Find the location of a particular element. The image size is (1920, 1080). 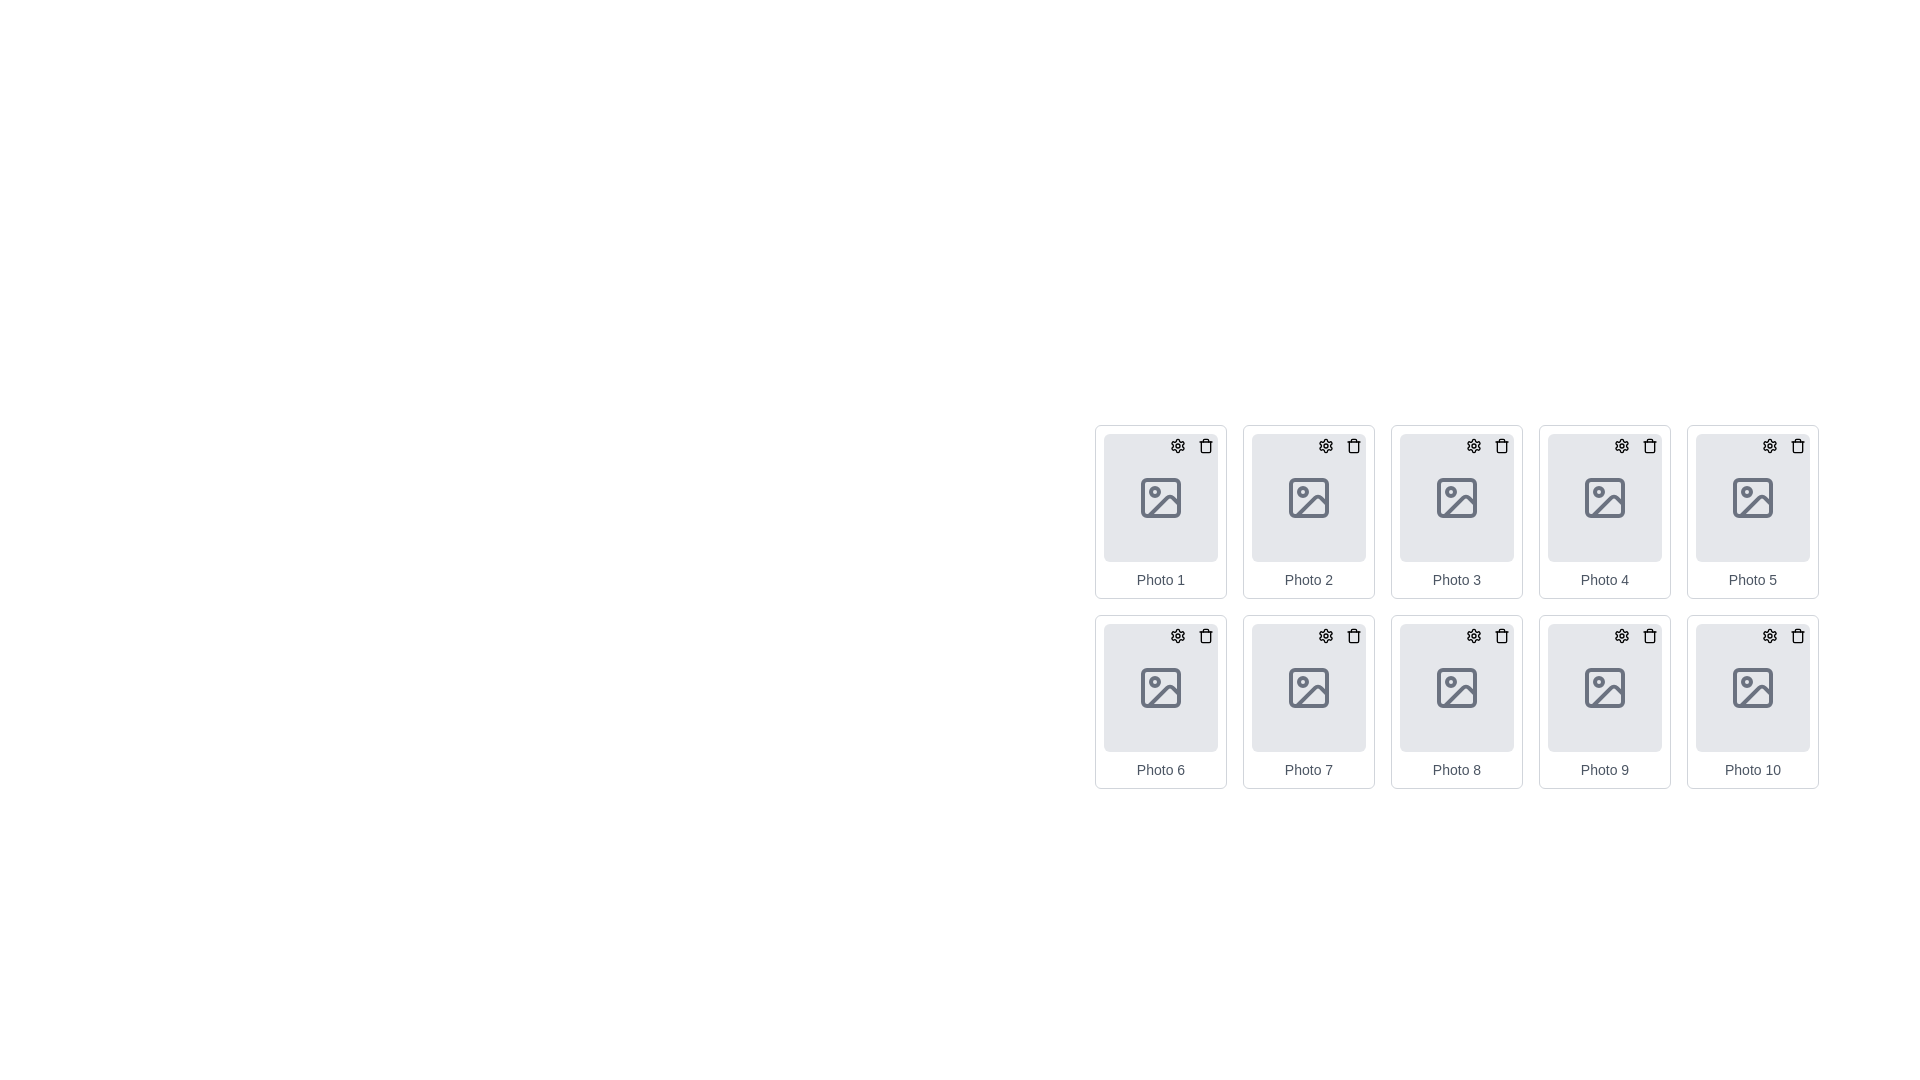

the delete button located at the top-right corner of the 'Photo 10' card is located at coordinates (1798, 636).